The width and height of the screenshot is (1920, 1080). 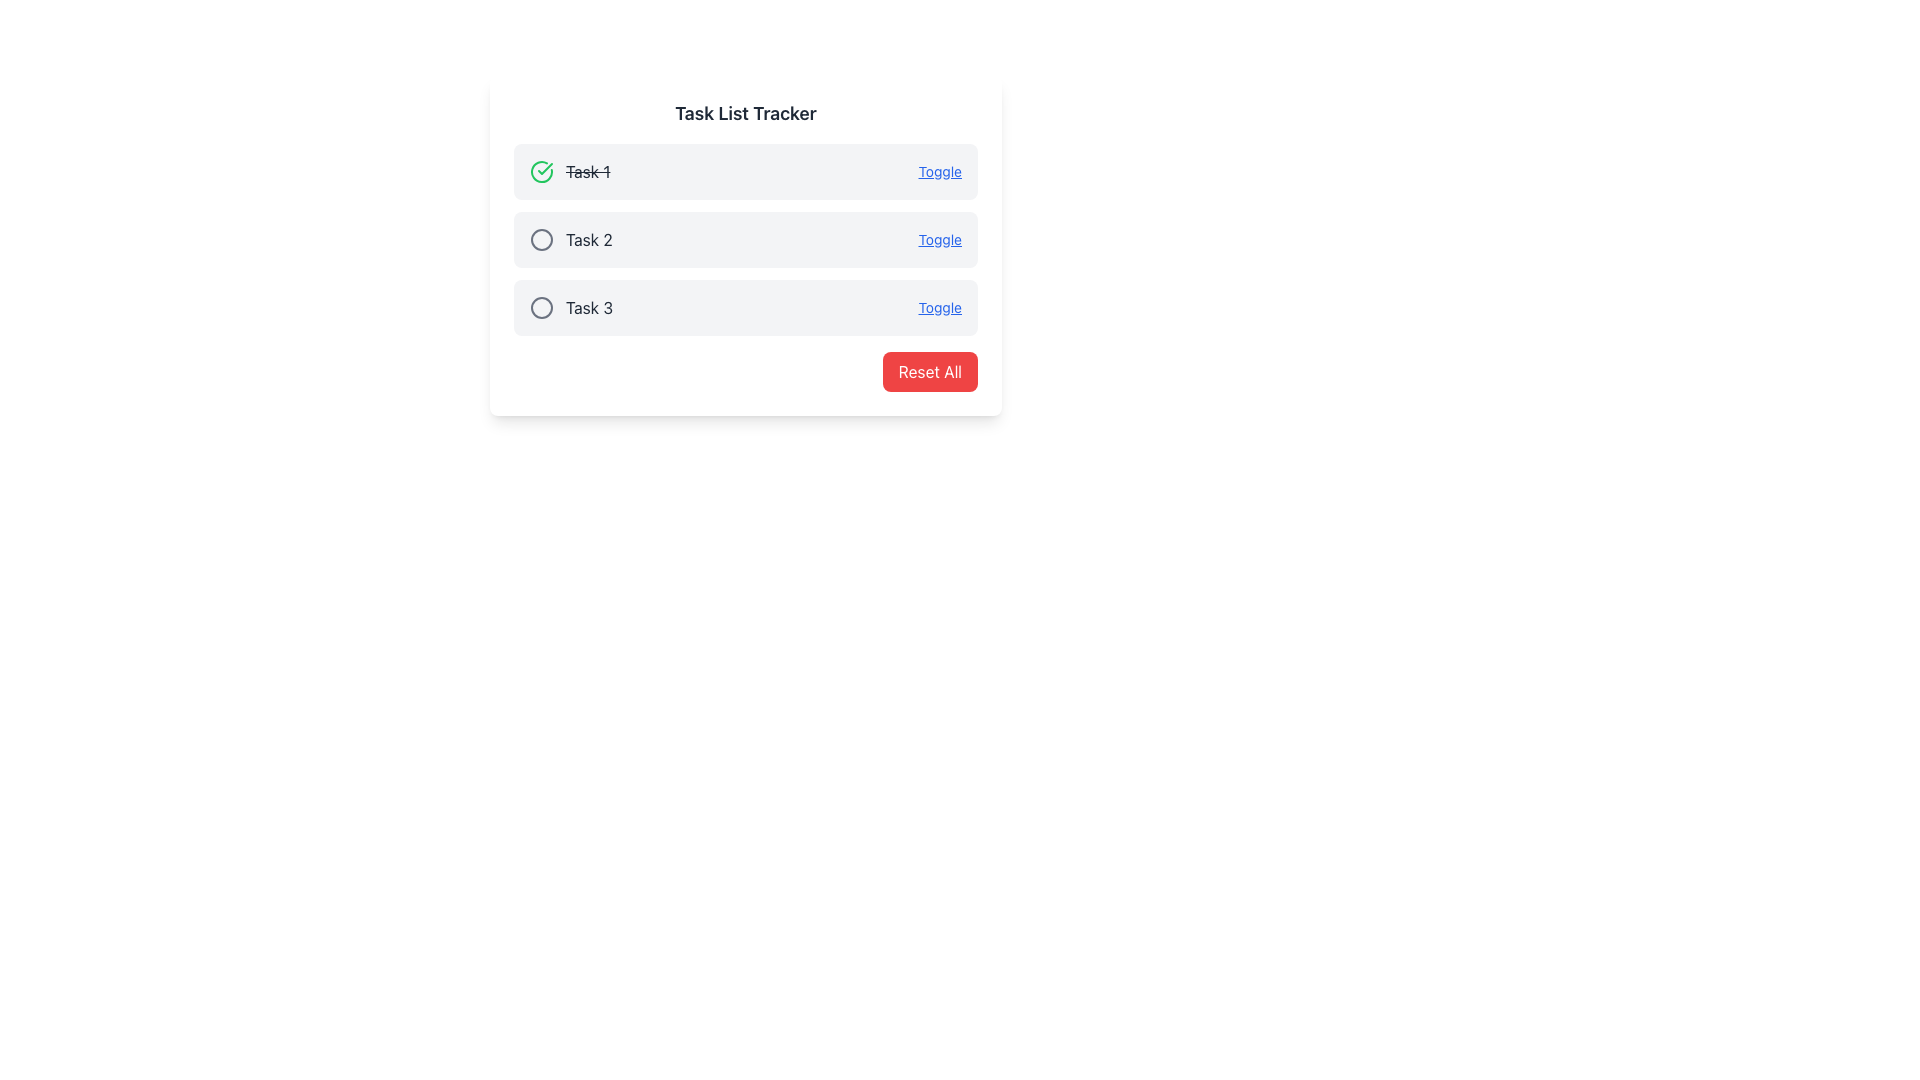 What do you see at coordinates (542, 308) in the screenshot?
I see `the gray circular icon with a hollow center located to the left of the text 'Task 3' in the 'Task List Tracker'` at bounding box center [542, 308].